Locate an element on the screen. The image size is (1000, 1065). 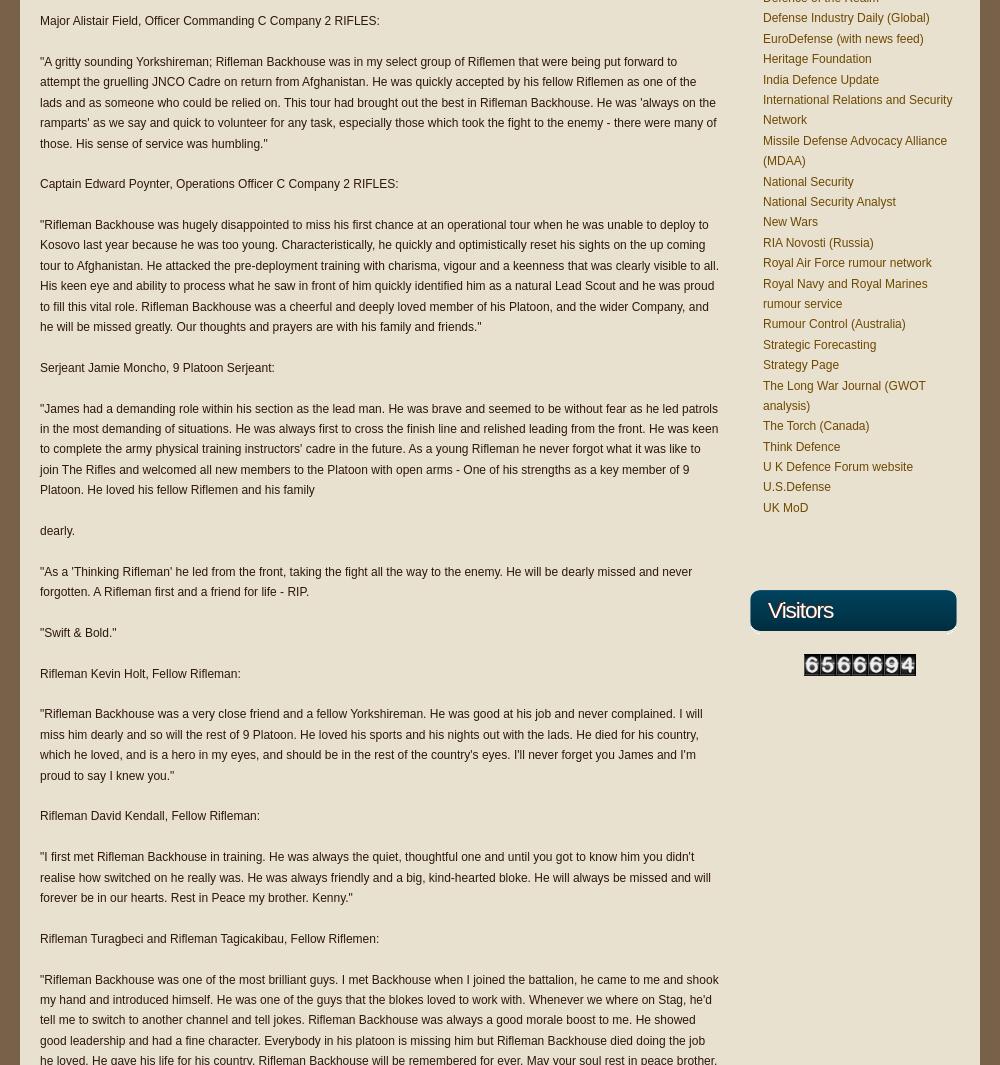
'dearly.' is located at coordinates (57, 529).